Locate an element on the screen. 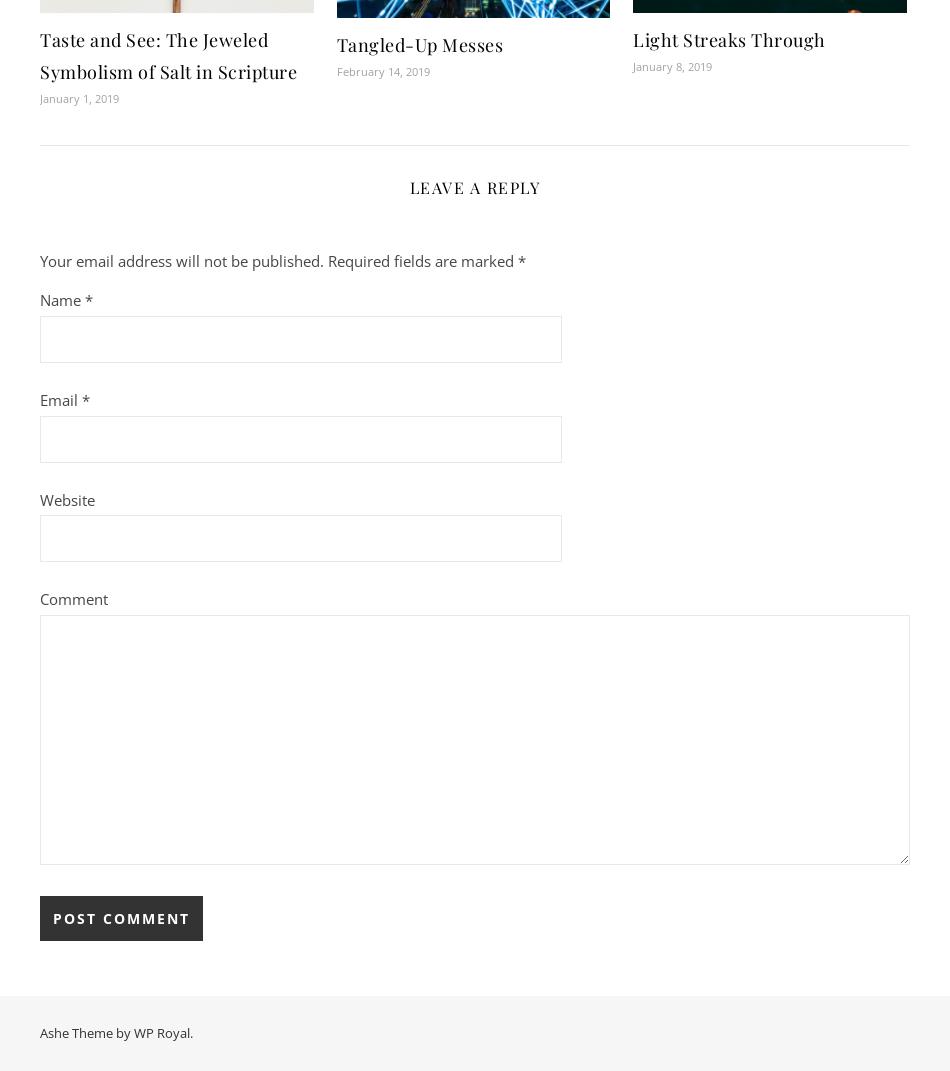 This screenshot has width=950, height=1071. 'Website' is located at coordinates (67, 497).